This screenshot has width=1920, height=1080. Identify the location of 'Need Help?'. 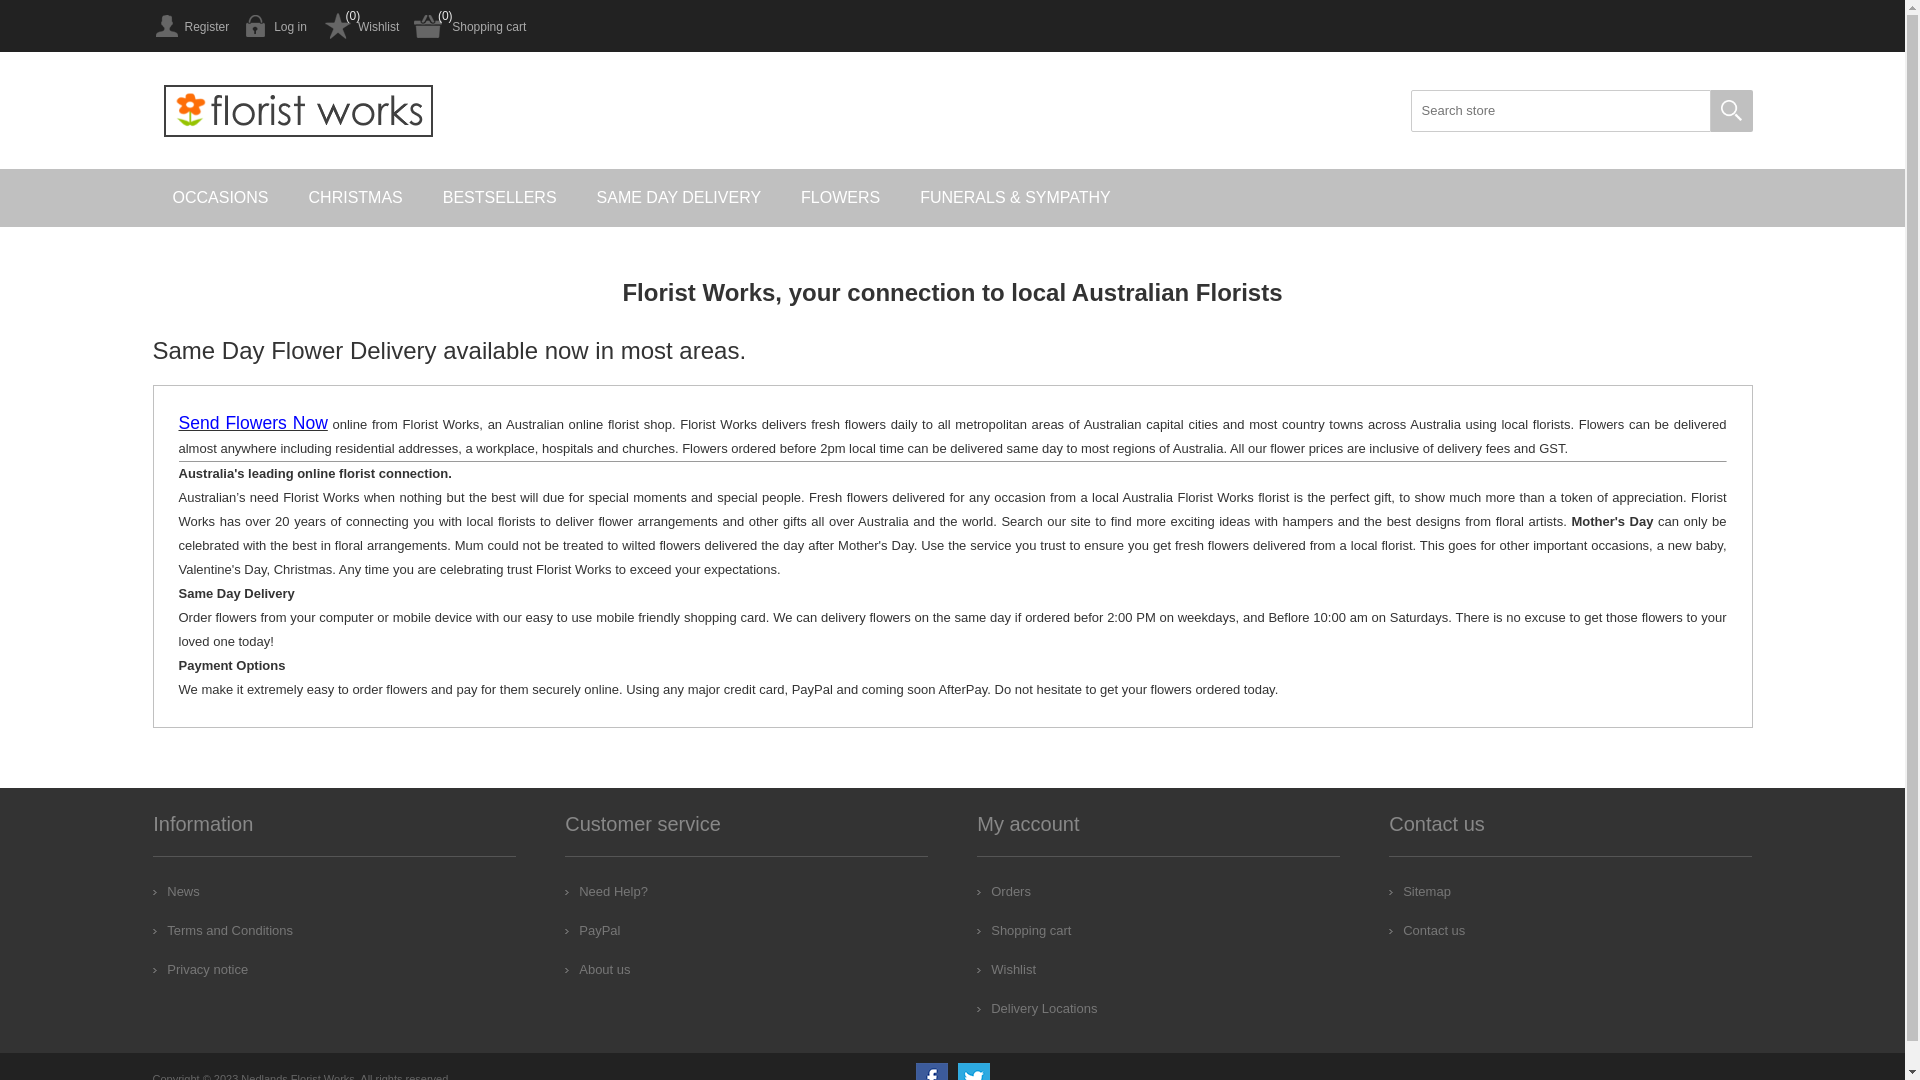
(605, 890).